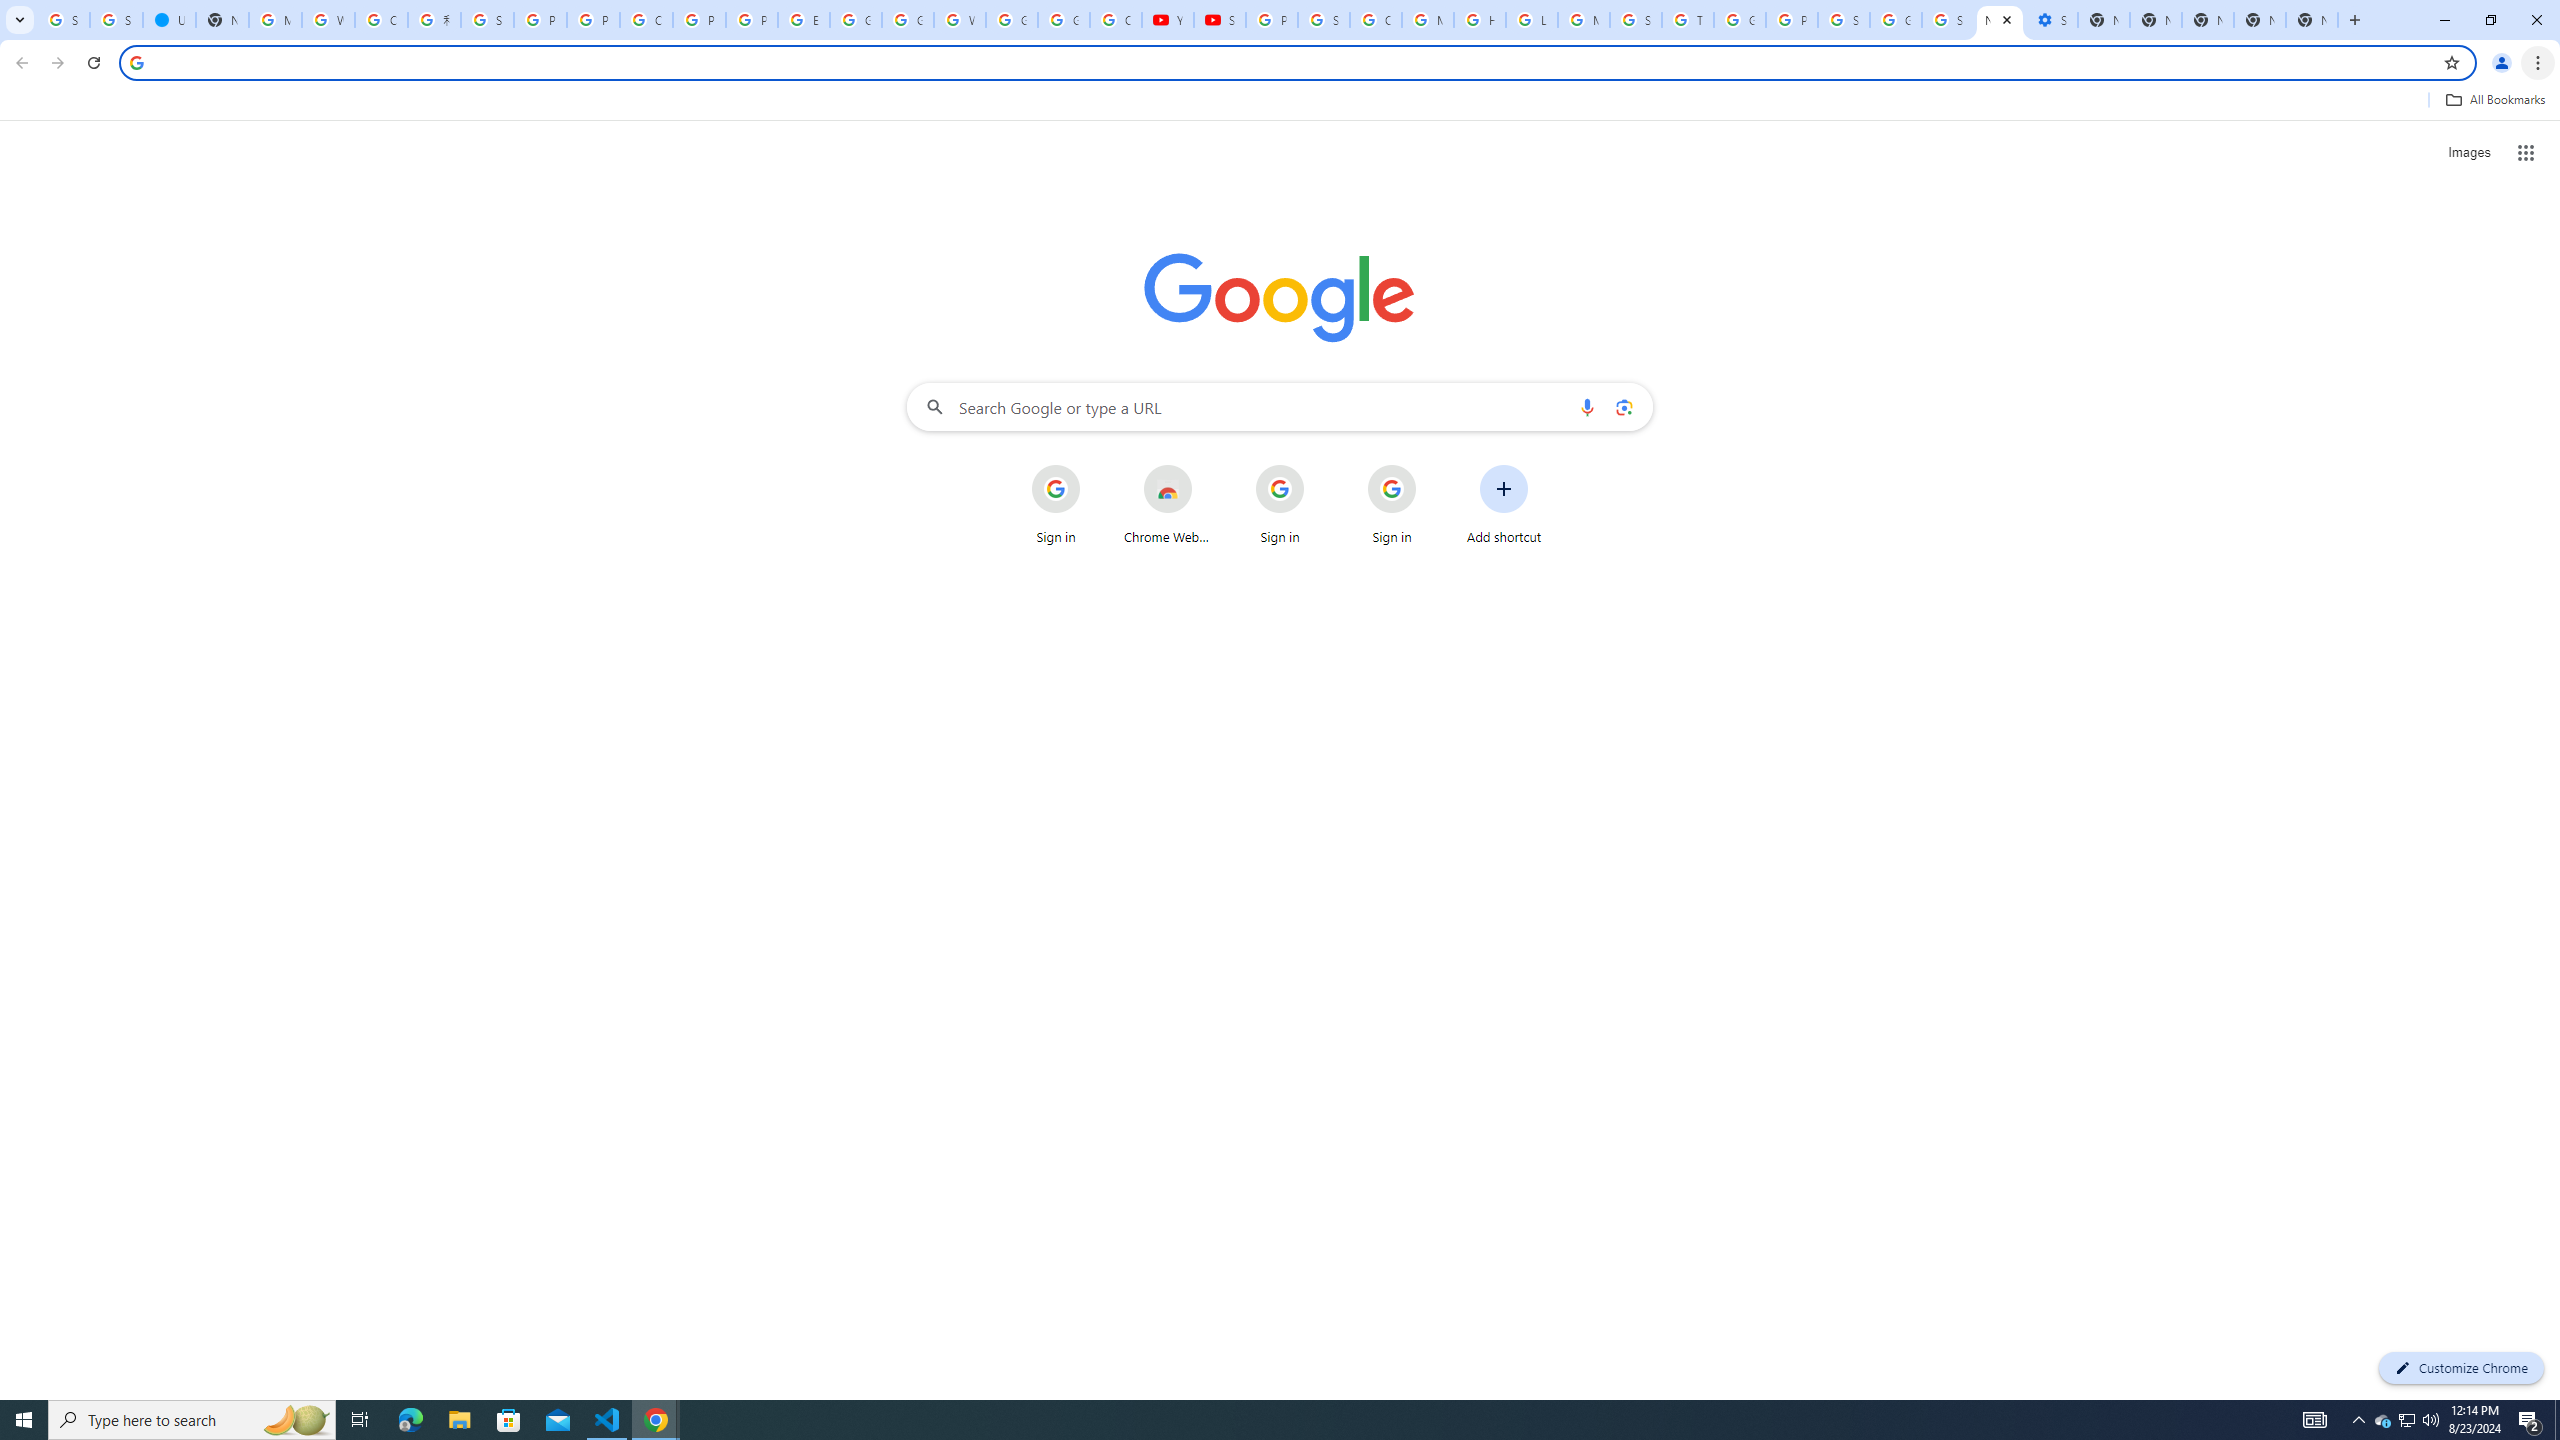 The width and height of the screenshot is (2560, 1440). What do you see at coordinates (2050, 19) in the screenshot?
I see `'Settings - Performance'` at bounding box center [2050, 19].